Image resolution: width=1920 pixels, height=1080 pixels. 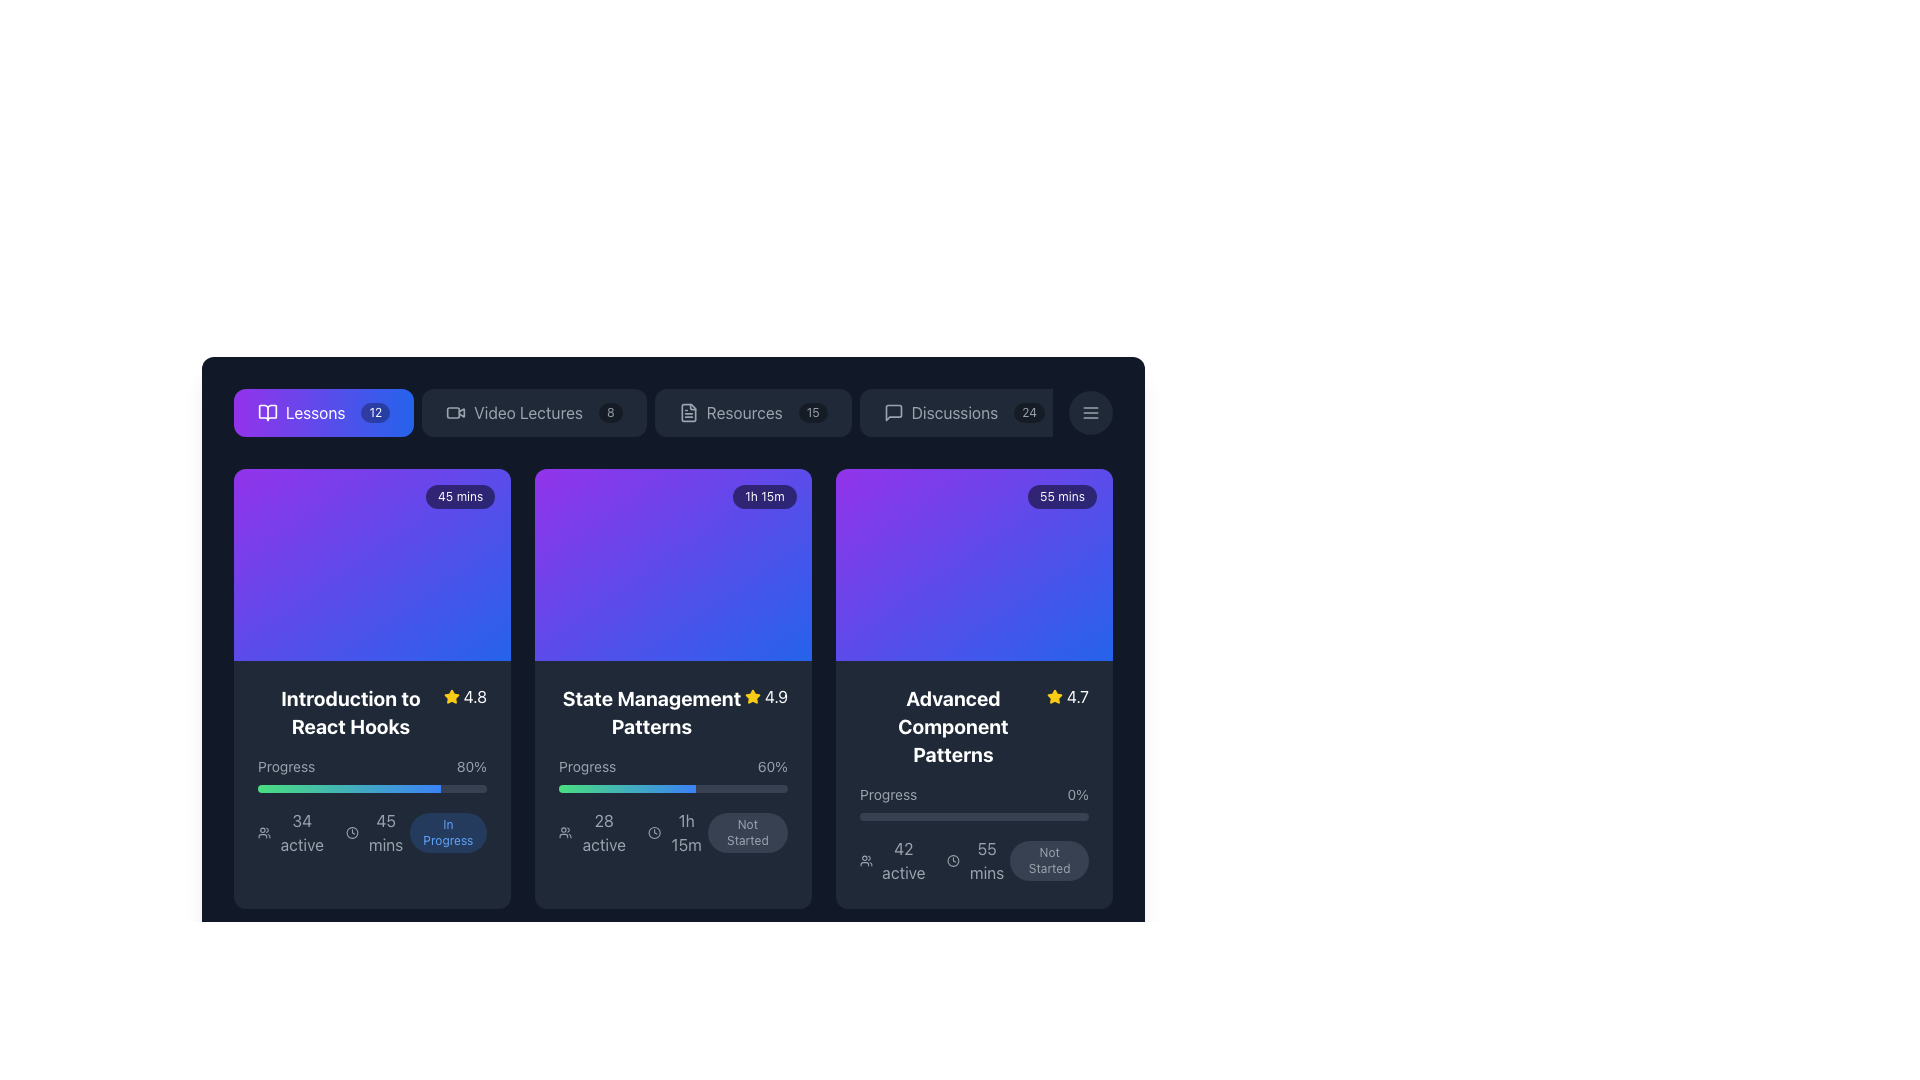 What do you see at coordinates (372, 833) in the screenshot?
I see `the multi-component informational section at the bottom of the first card, which includes text labels, icons, and a status badge` at bounding box center [372, 833].